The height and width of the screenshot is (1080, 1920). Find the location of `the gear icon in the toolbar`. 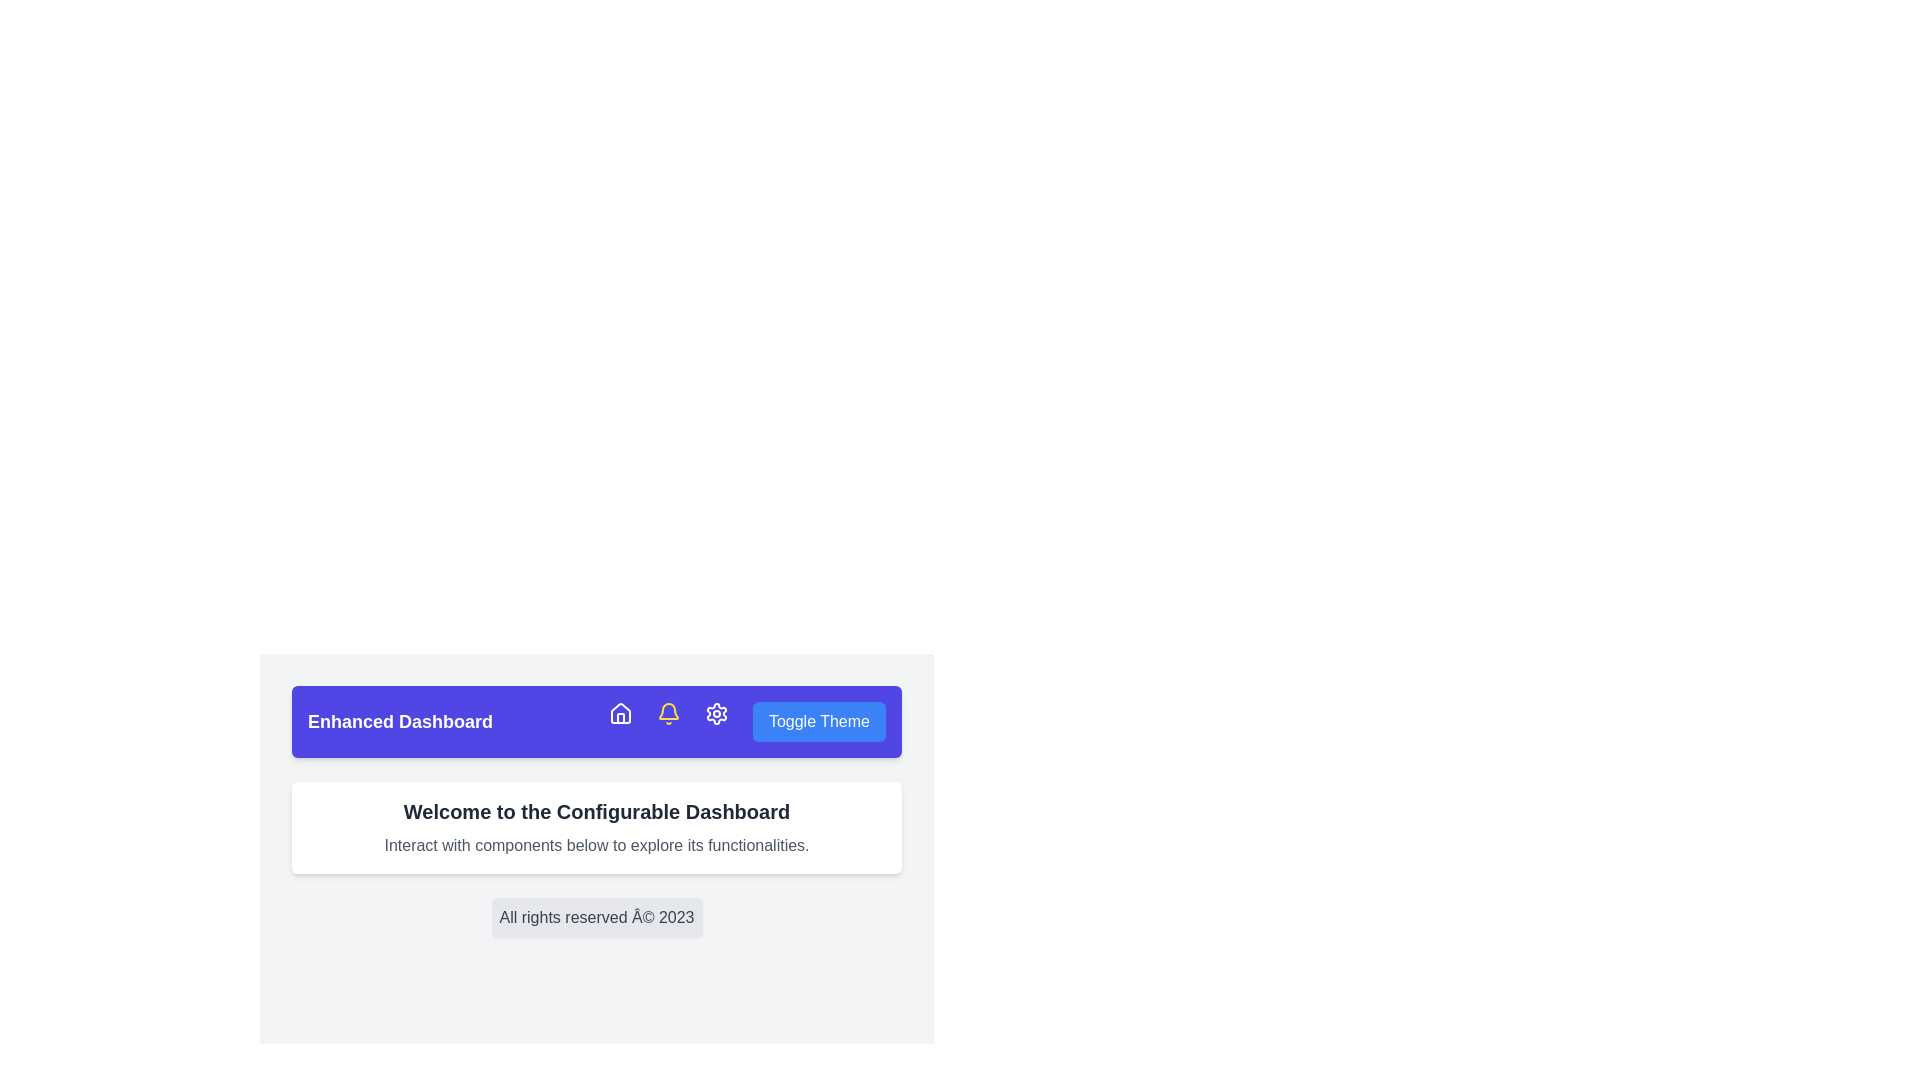

the gear icon in the toolbar is located at coordinates (716, 712).